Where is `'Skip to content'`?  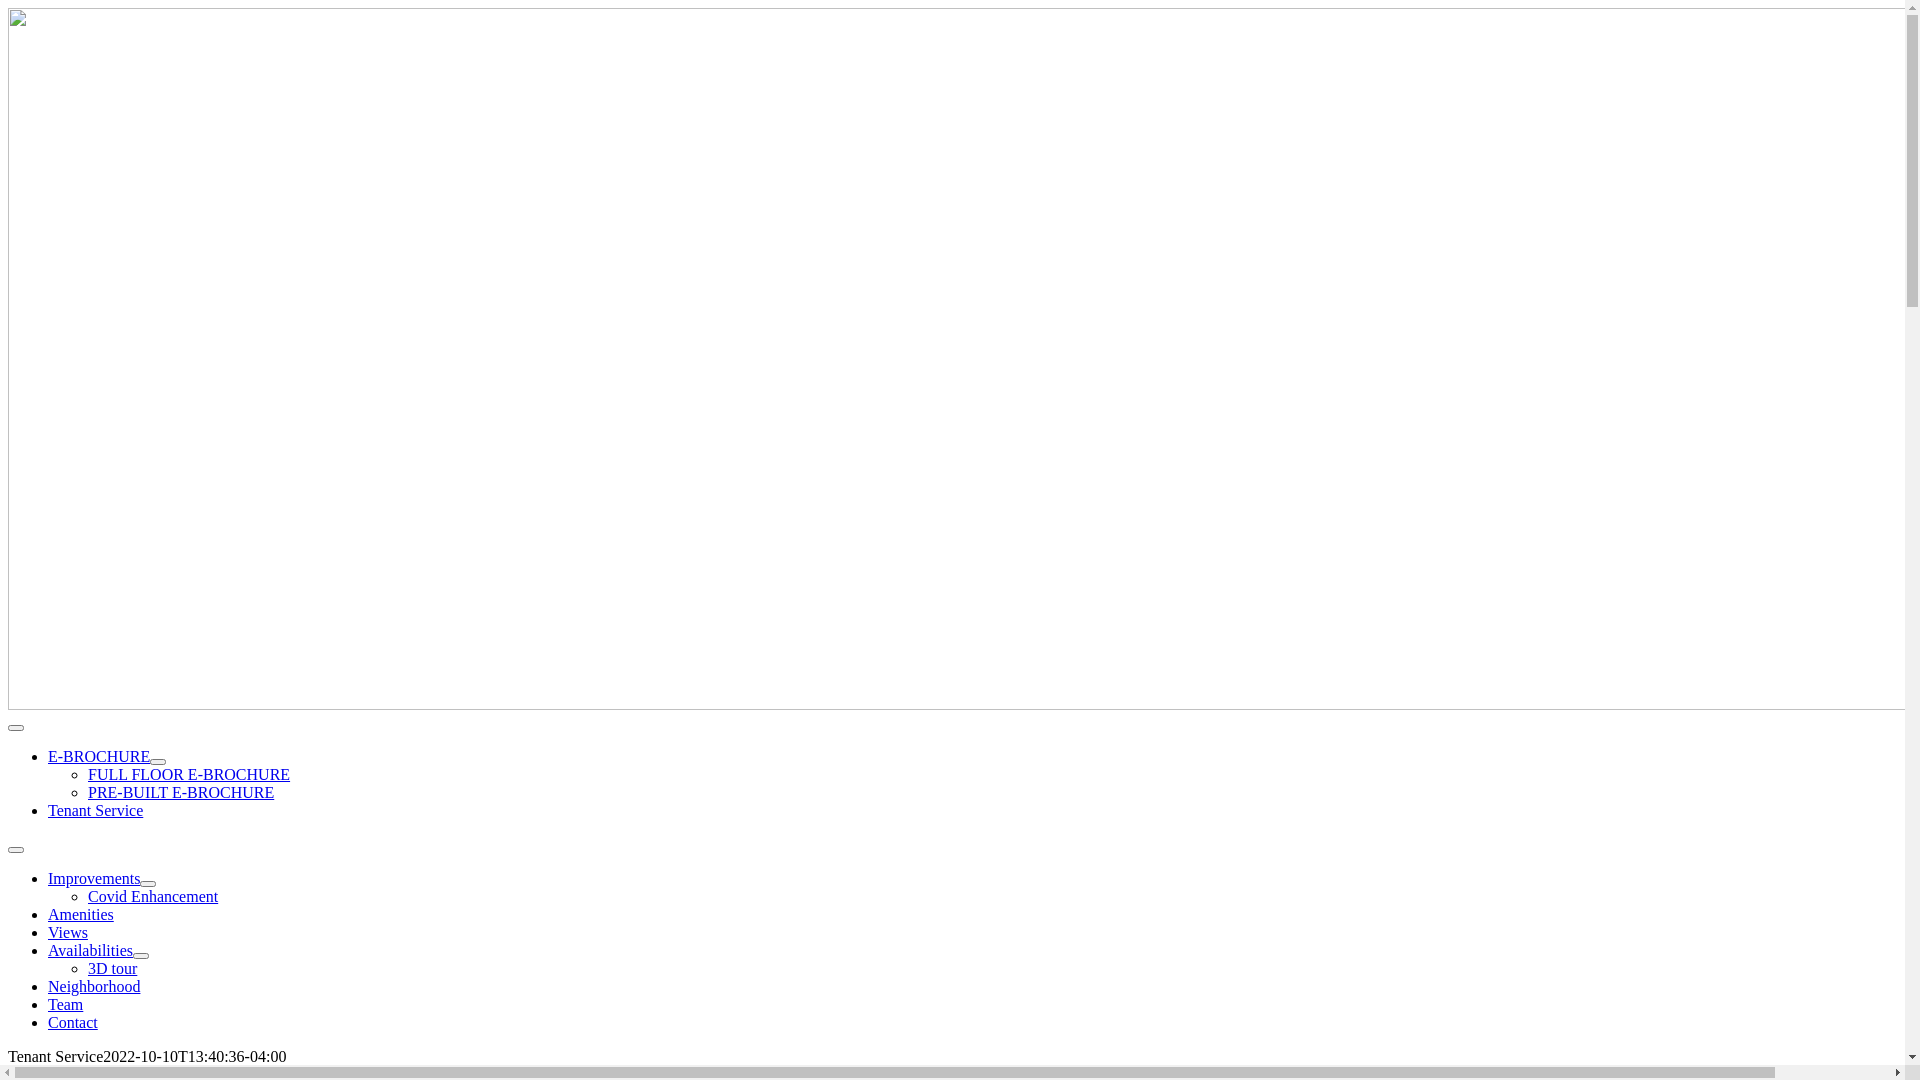 'Skip to content' is located at coordinates (8, 8).